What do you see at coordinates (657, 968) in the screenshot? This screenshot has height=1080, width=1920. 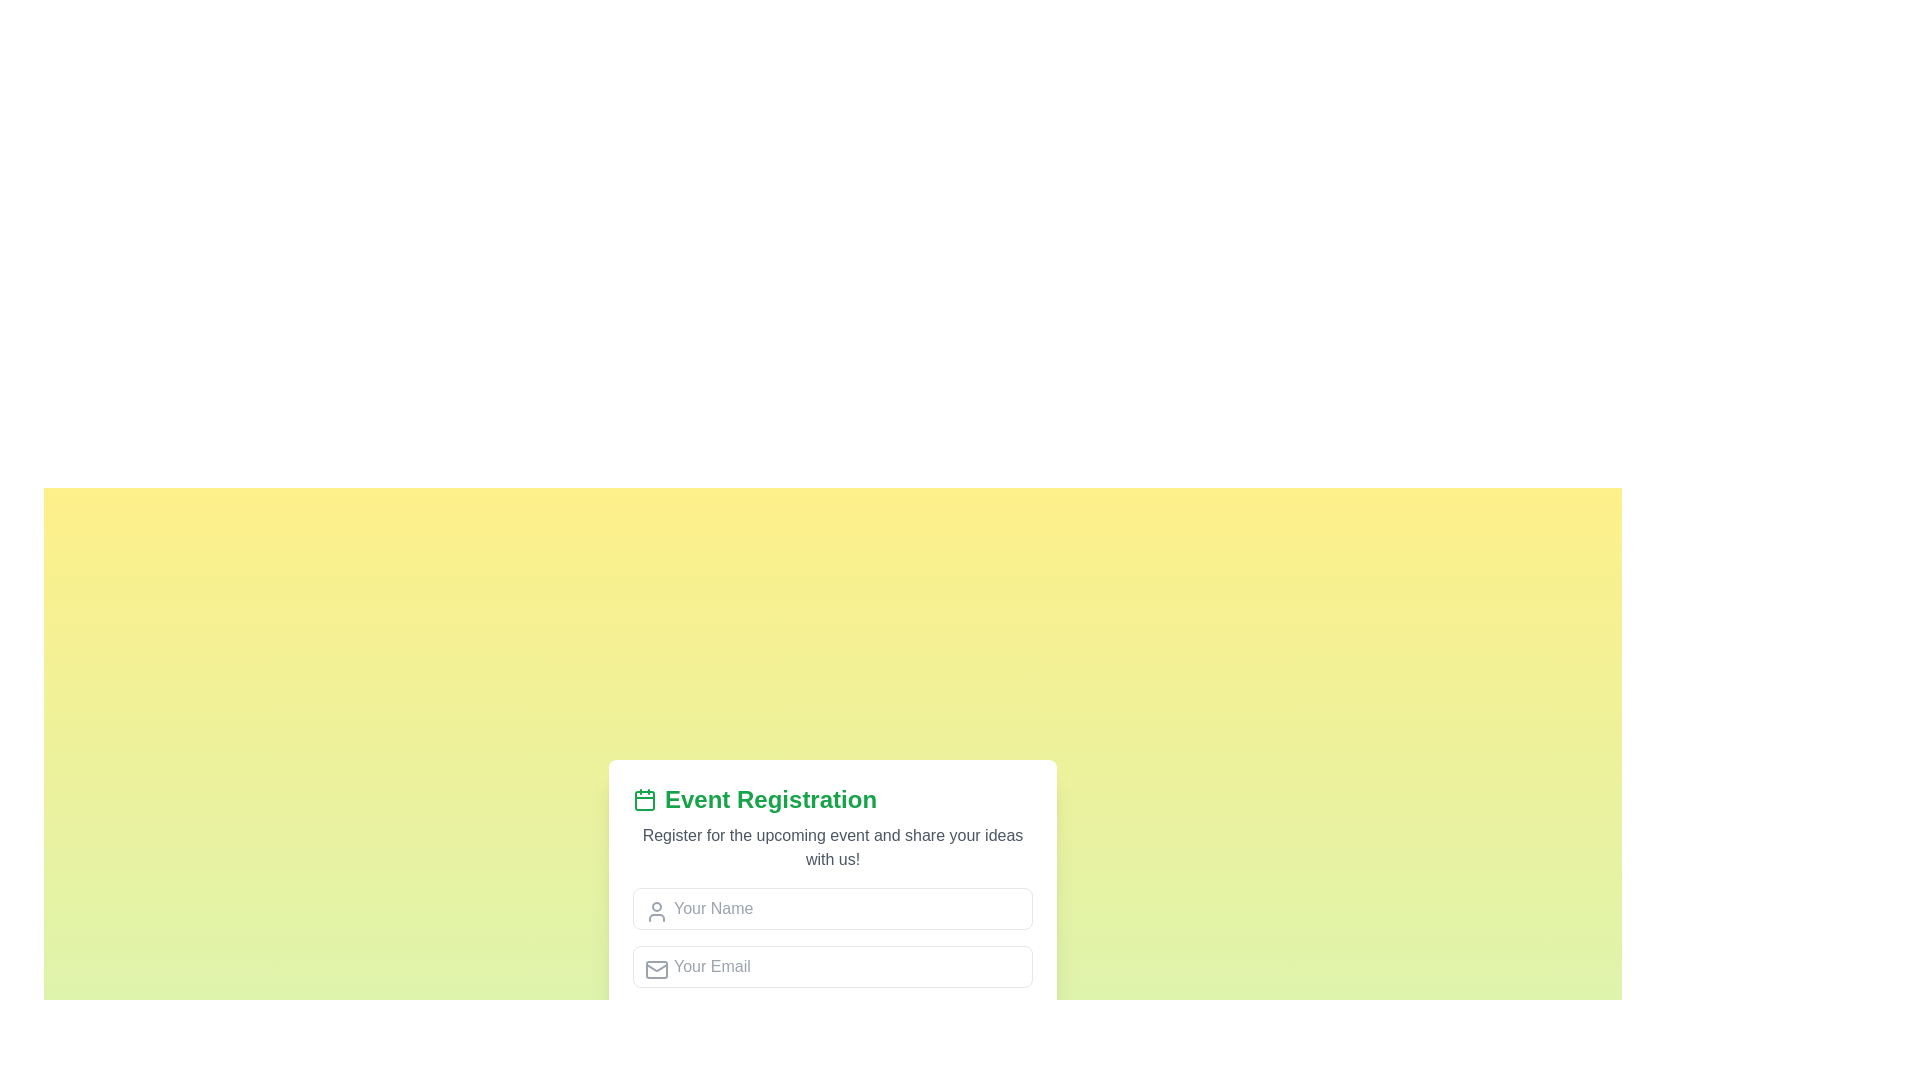 I see `the envelope icon representing email, which is styled in a minimalistic gray design and located at the top-left corner of the input field labeled 'Your Email'` at bounding box center [657, 968].